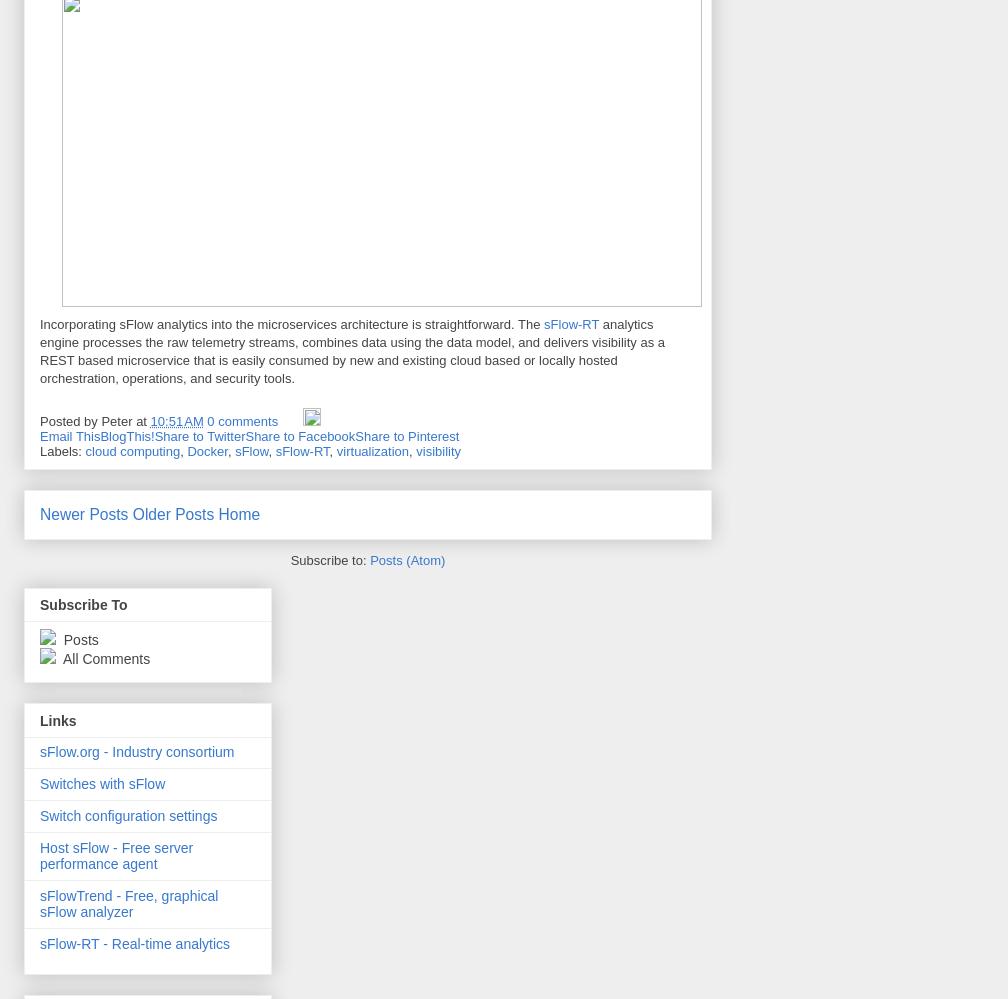 This screenshot has width=1008, height=999. What do you see at coordinates (238, 513) in the screenshot?
I see `'Home'` at bounding box center [238, 513].